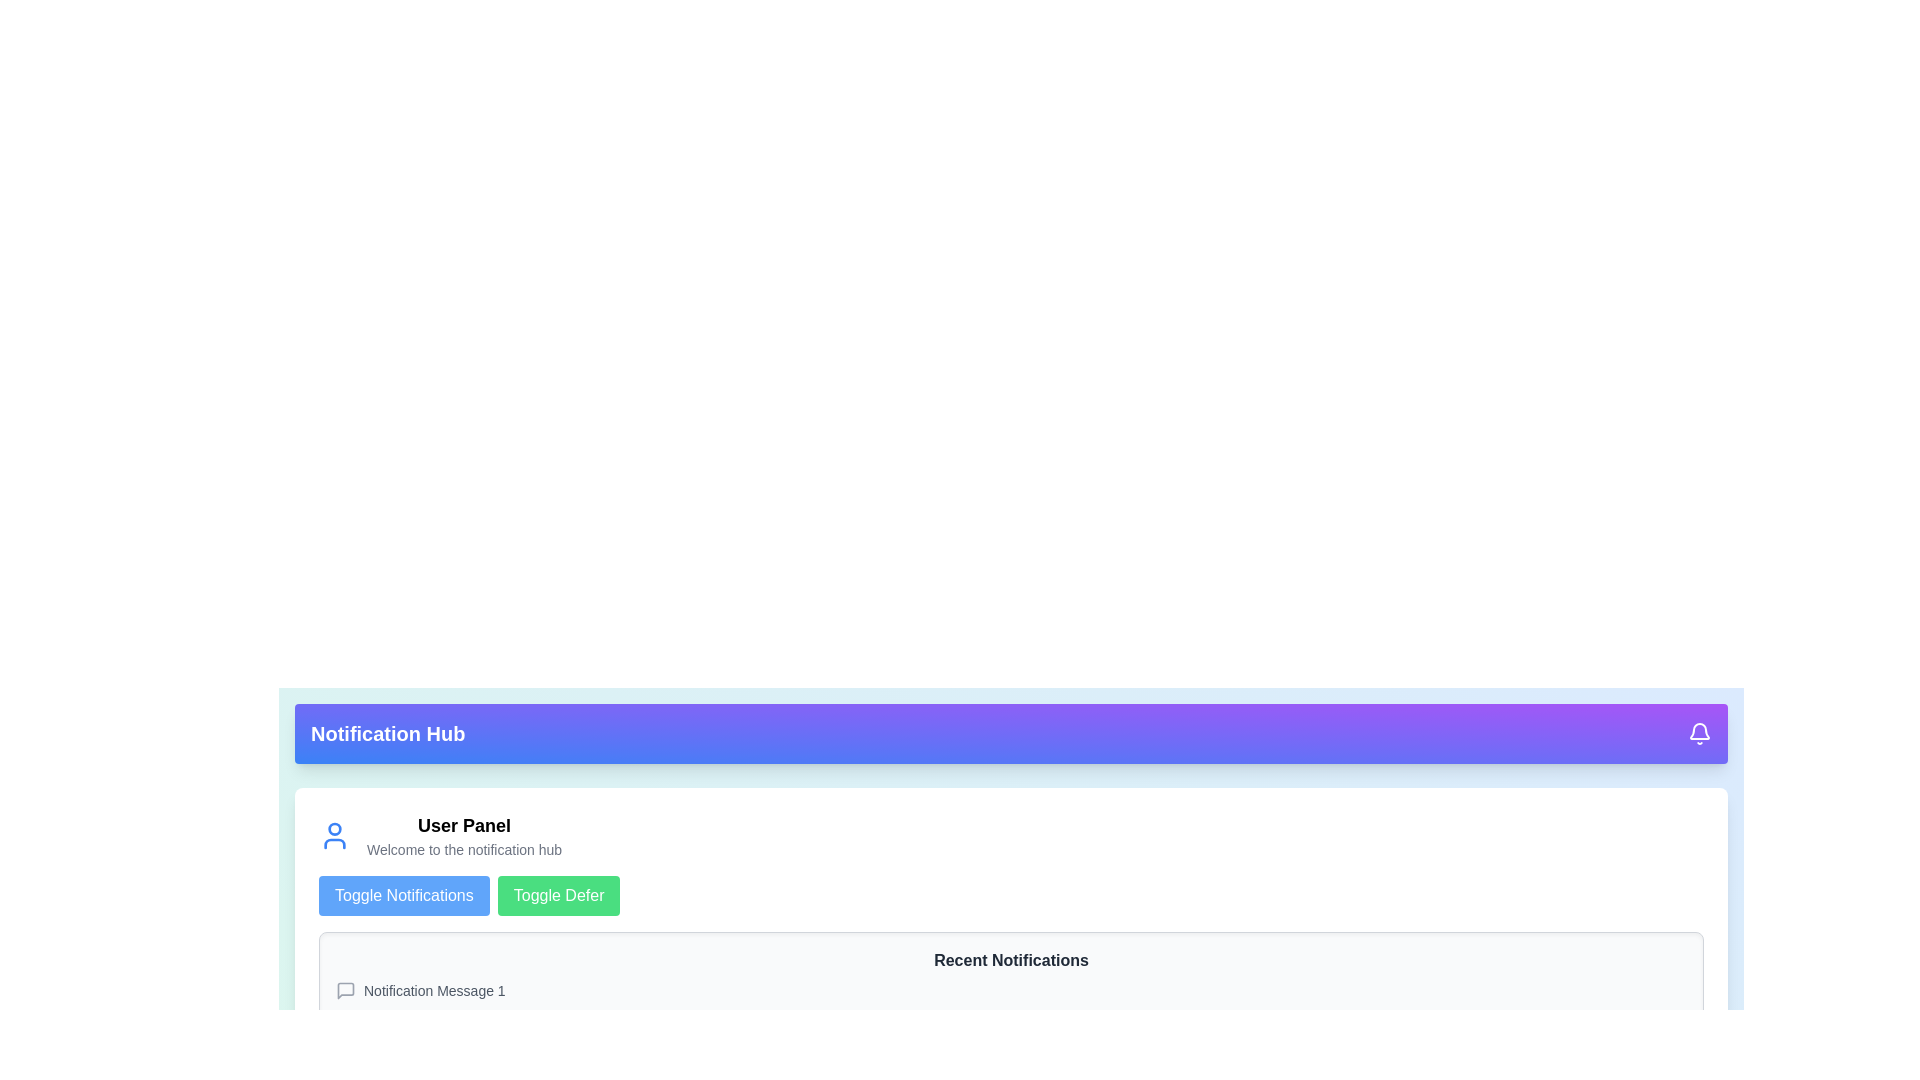  Describe the element at coordinates (403, 894) in the screenshot. I see `the toggle notifications button located on the left side of the button group below the 'User Panel' heading` at that location.